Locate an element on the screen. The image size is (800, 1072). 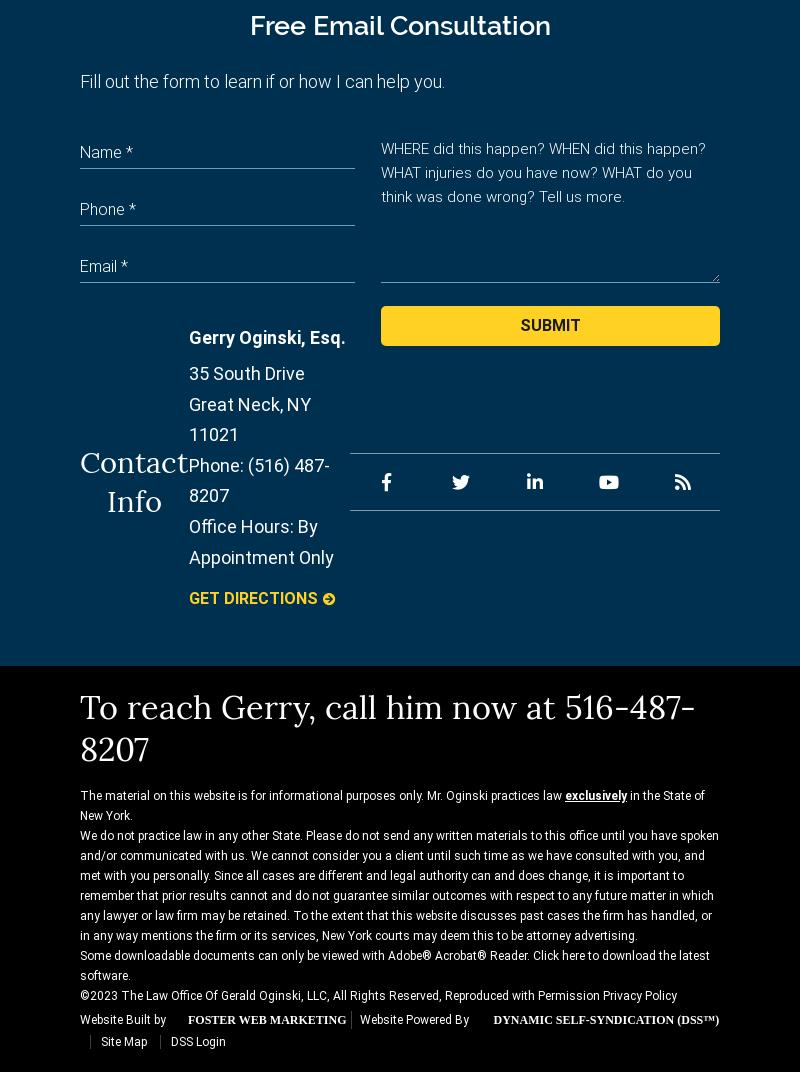
'Click here to download the latest software.' is located at coordinates (80, 964).